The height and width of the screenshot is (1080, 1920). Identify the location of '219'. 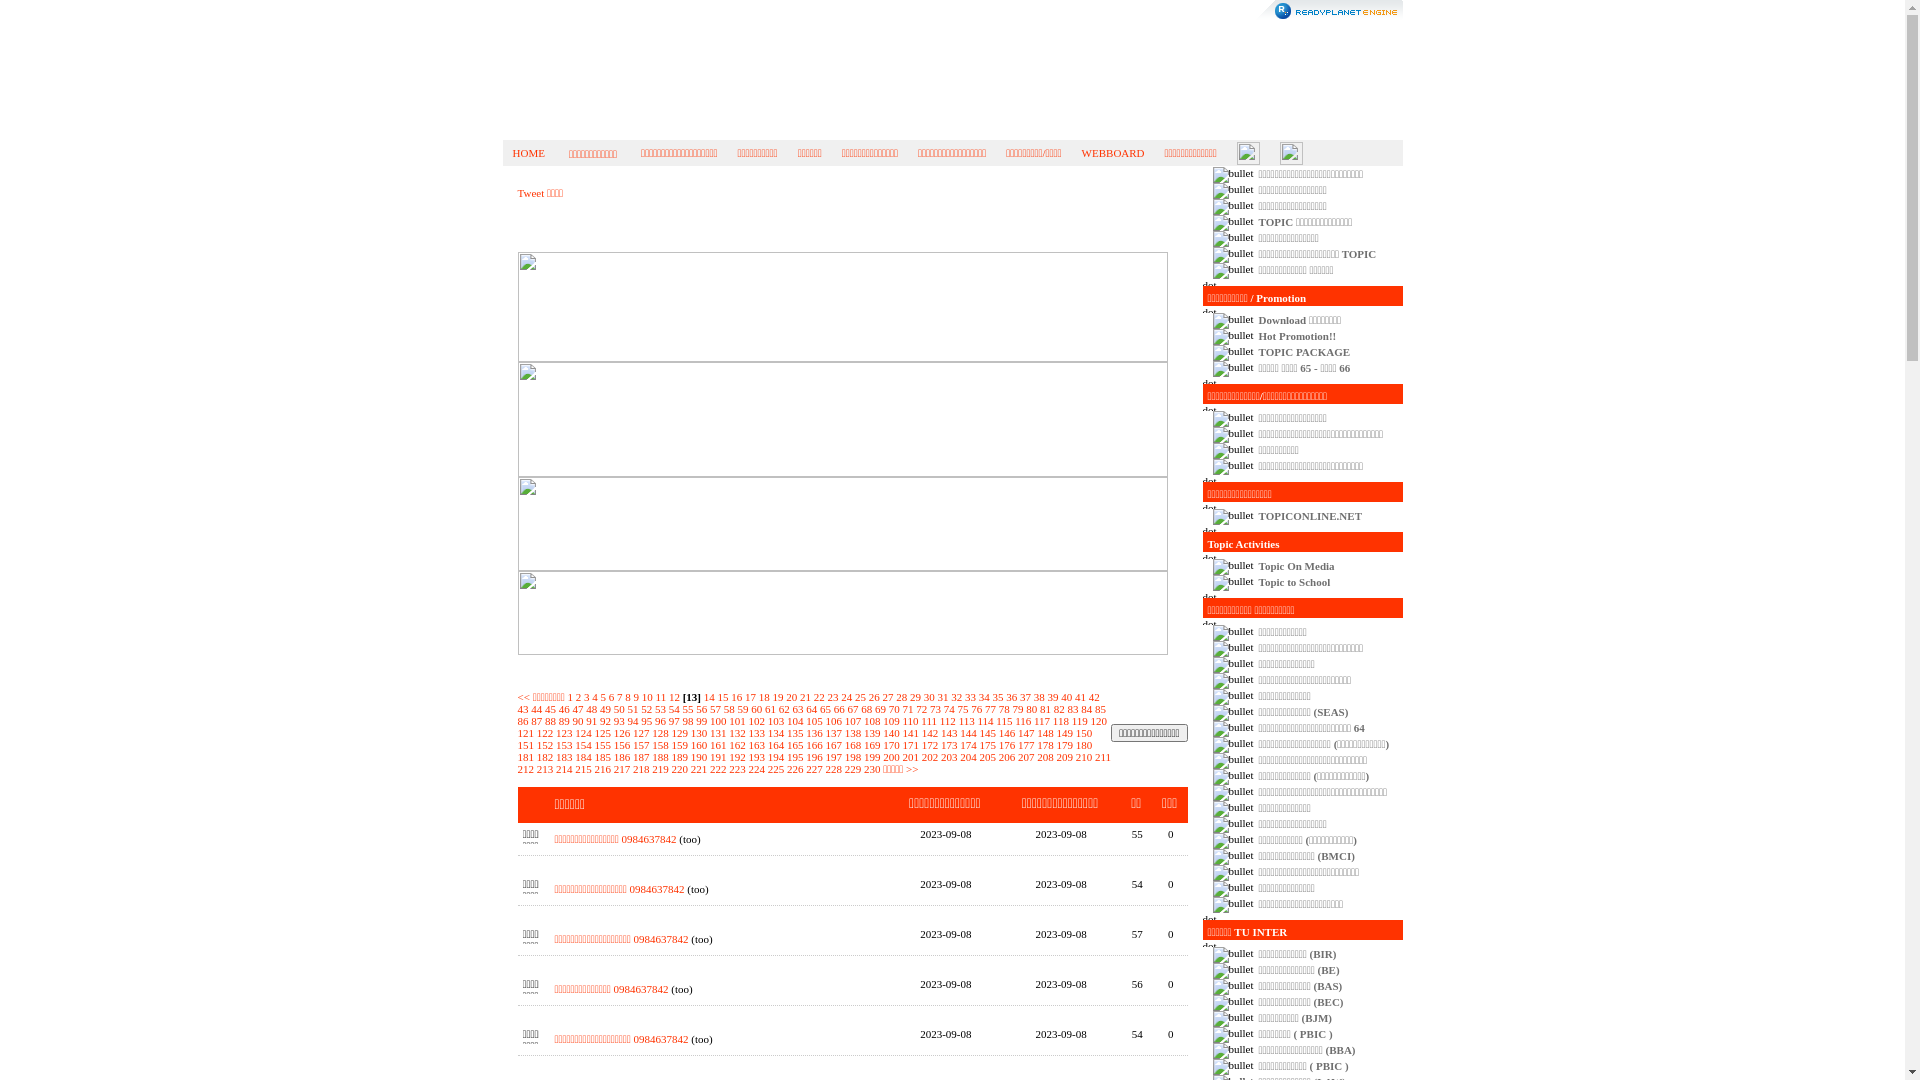
(660, 767).